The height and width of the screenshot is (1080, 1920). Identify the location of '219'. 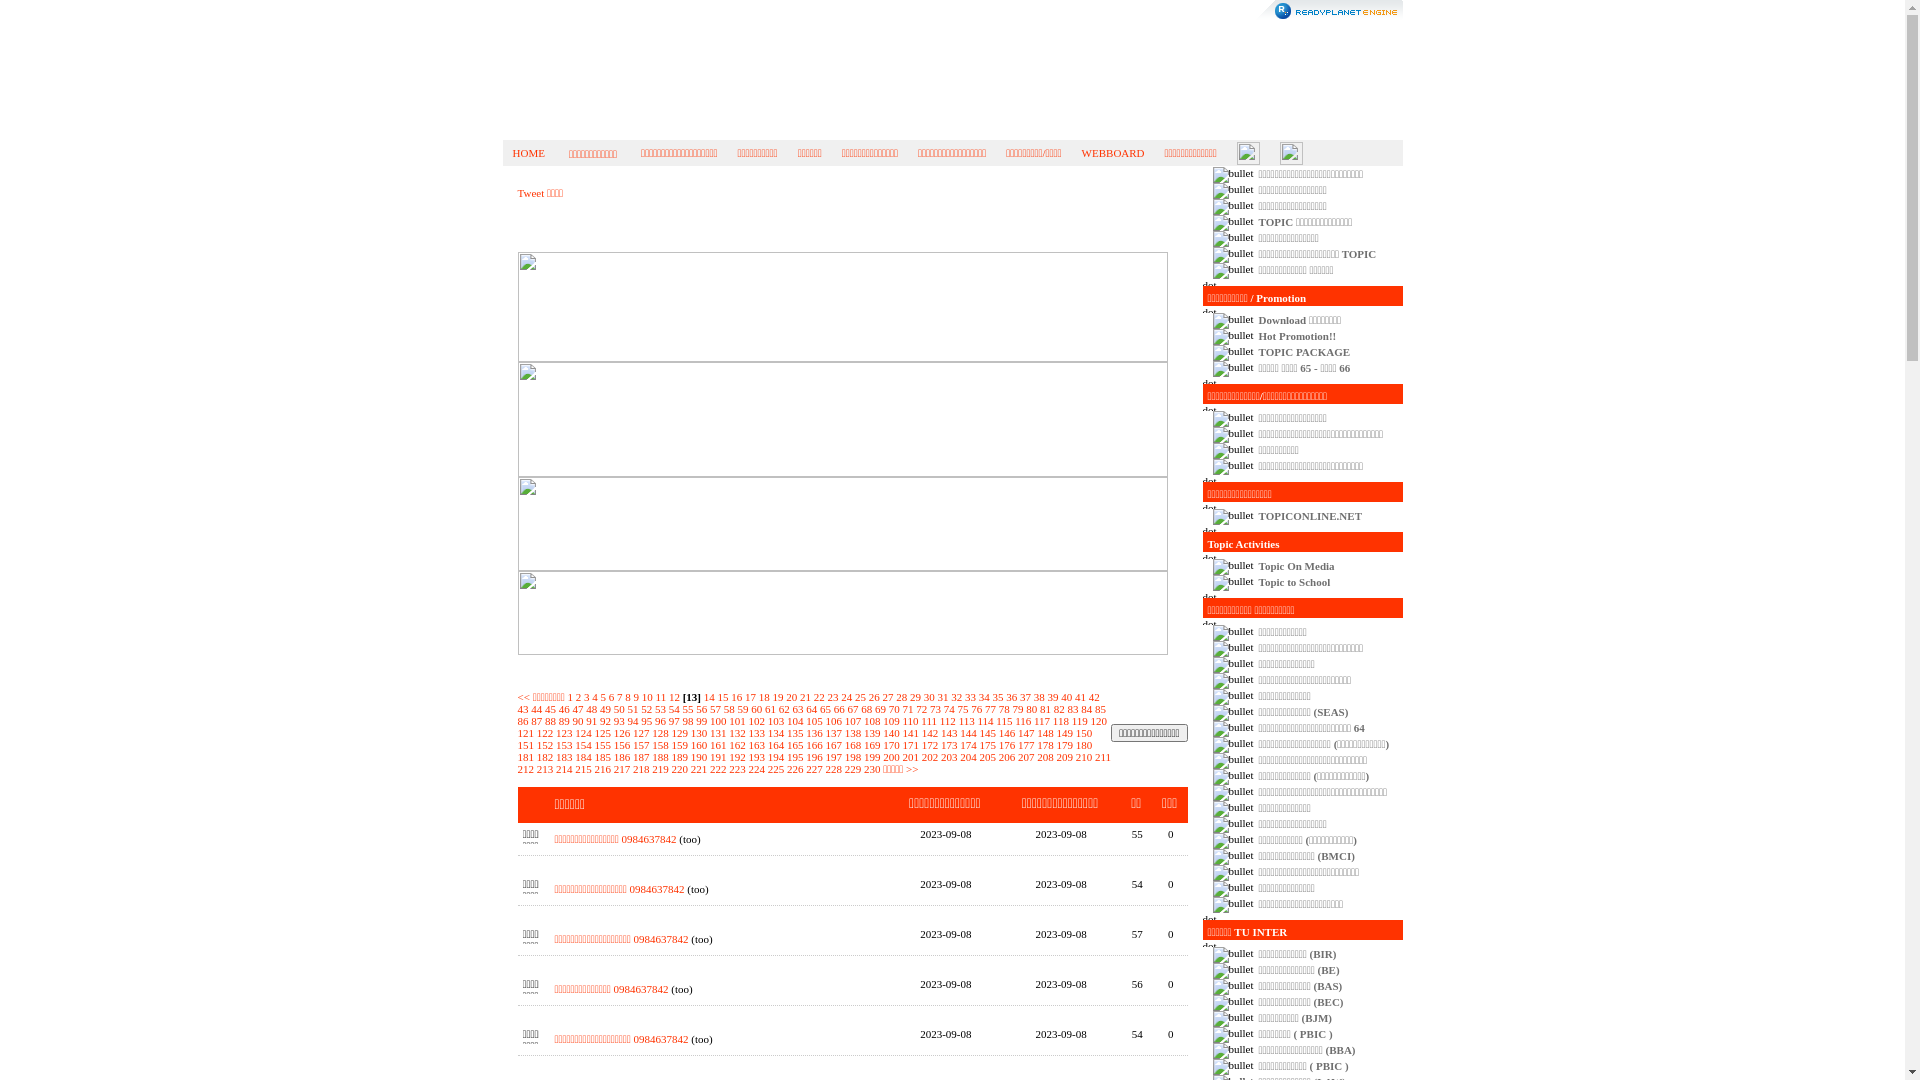
(660, 767).